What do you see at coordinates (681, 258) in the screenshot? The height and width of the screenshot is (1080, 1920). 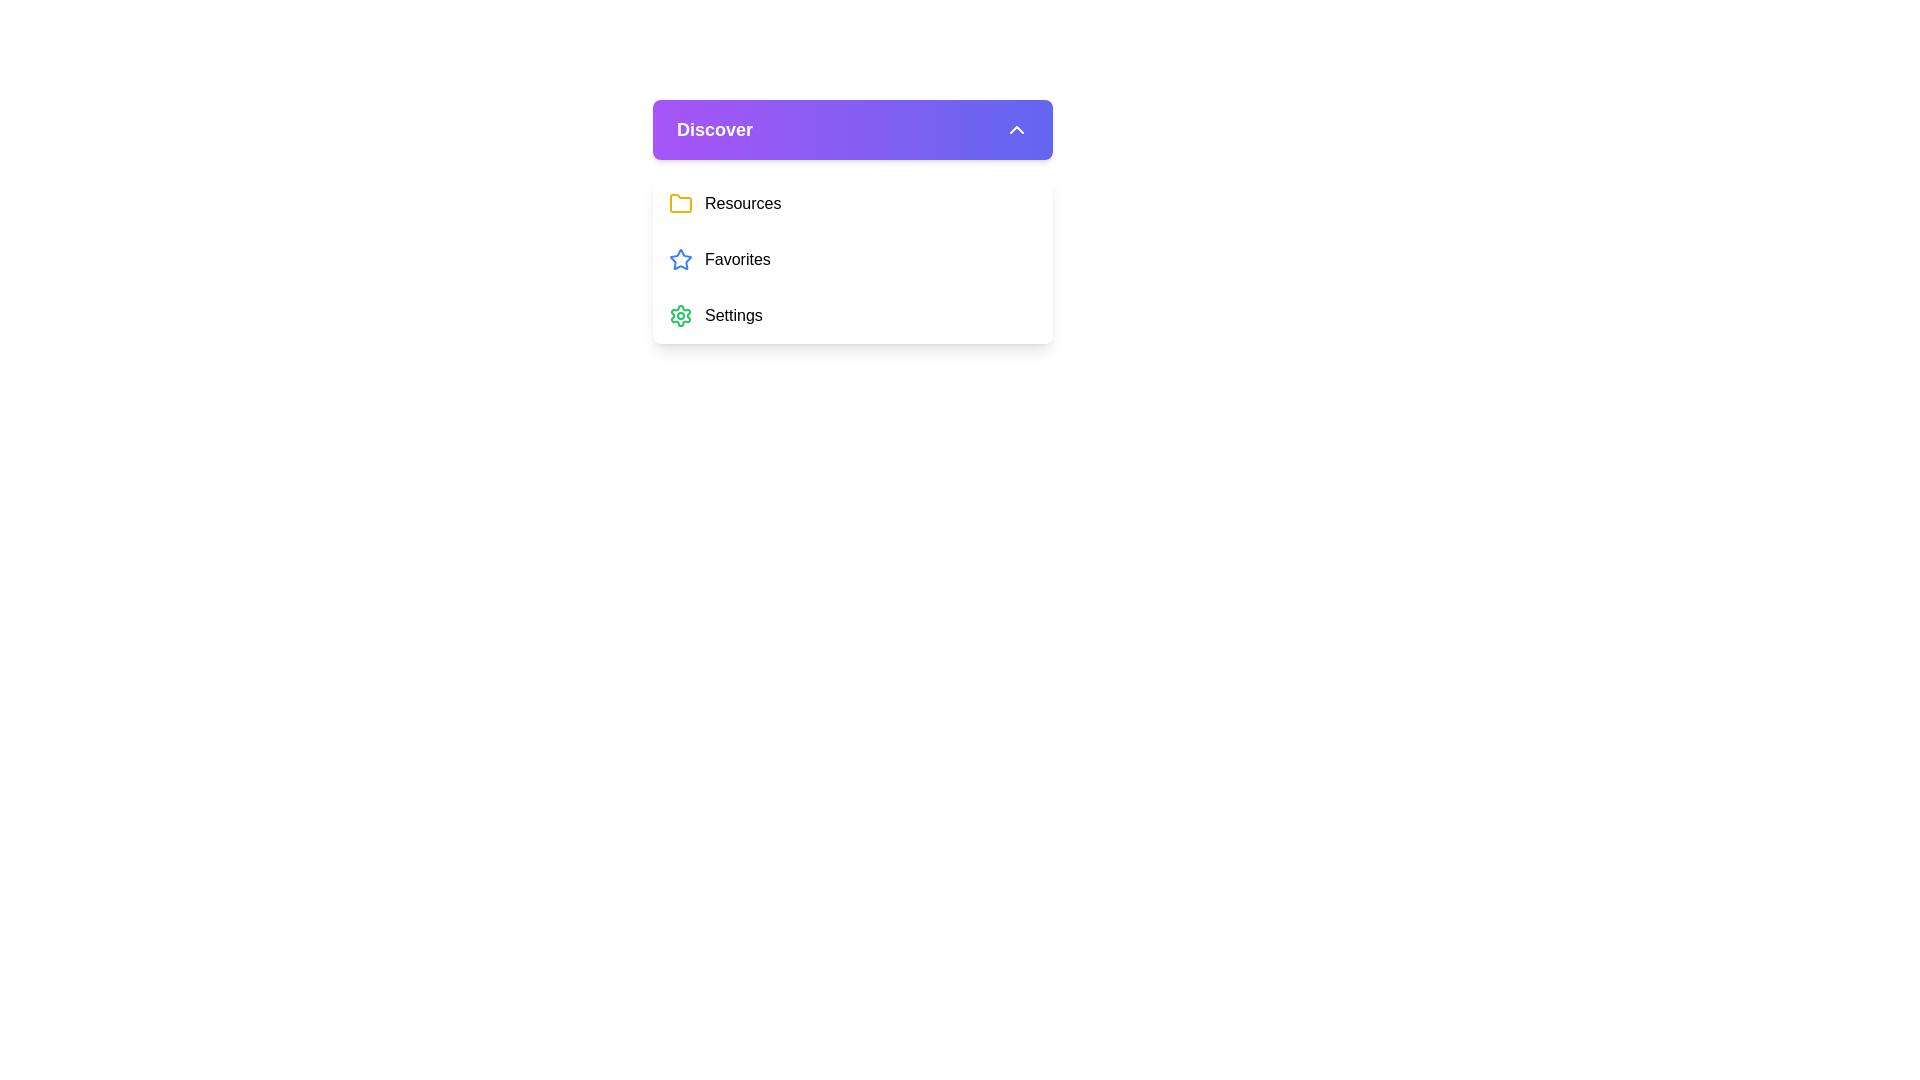 I see `the favorite-related icon located on the right-hand side of the UI, aligned near the center vertically, which is part of a dropdown interface and associated with options like 'Resources,' 'Favorites,' and 'Settings.'` at bounding box center [681, 258].